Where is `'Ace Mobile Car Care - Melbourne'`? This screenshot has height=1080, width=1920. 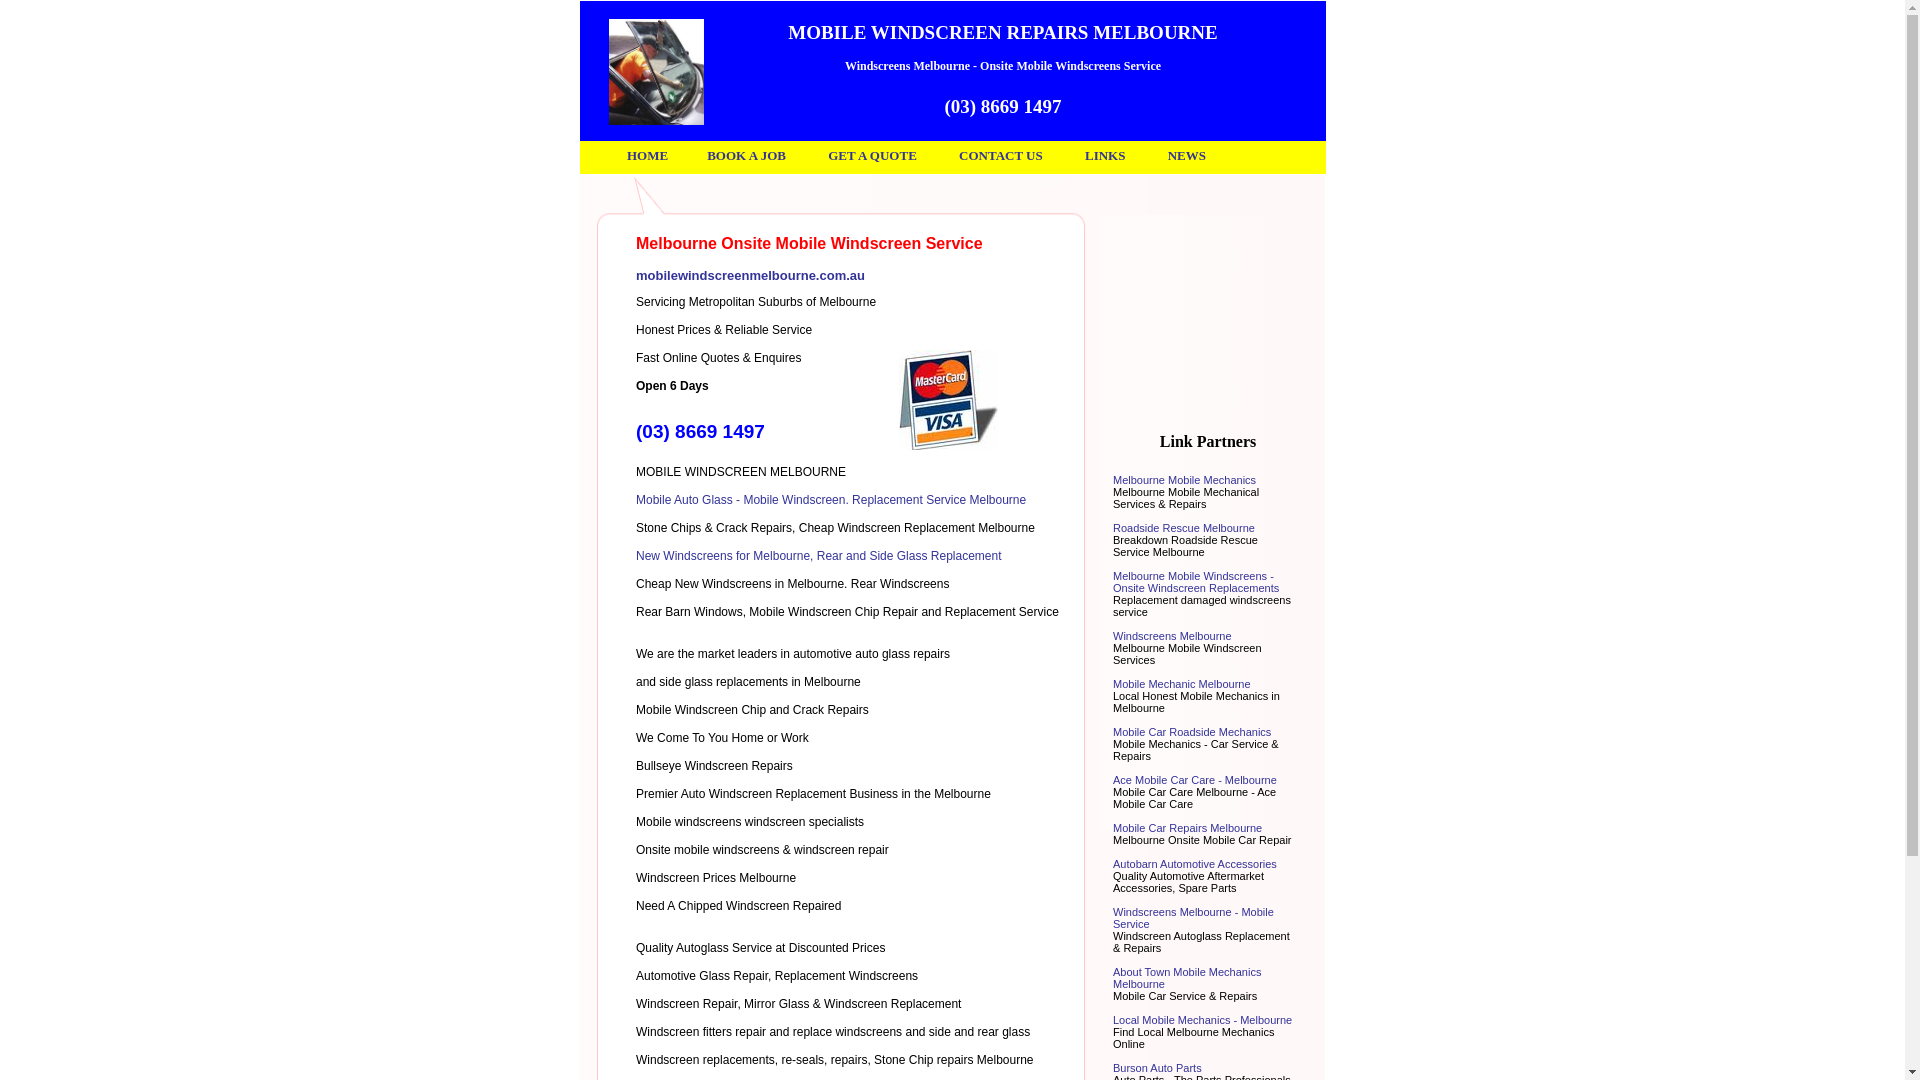 'Ace Mobile Car Care - Melbourne' is located at coordinates (1195, 778).